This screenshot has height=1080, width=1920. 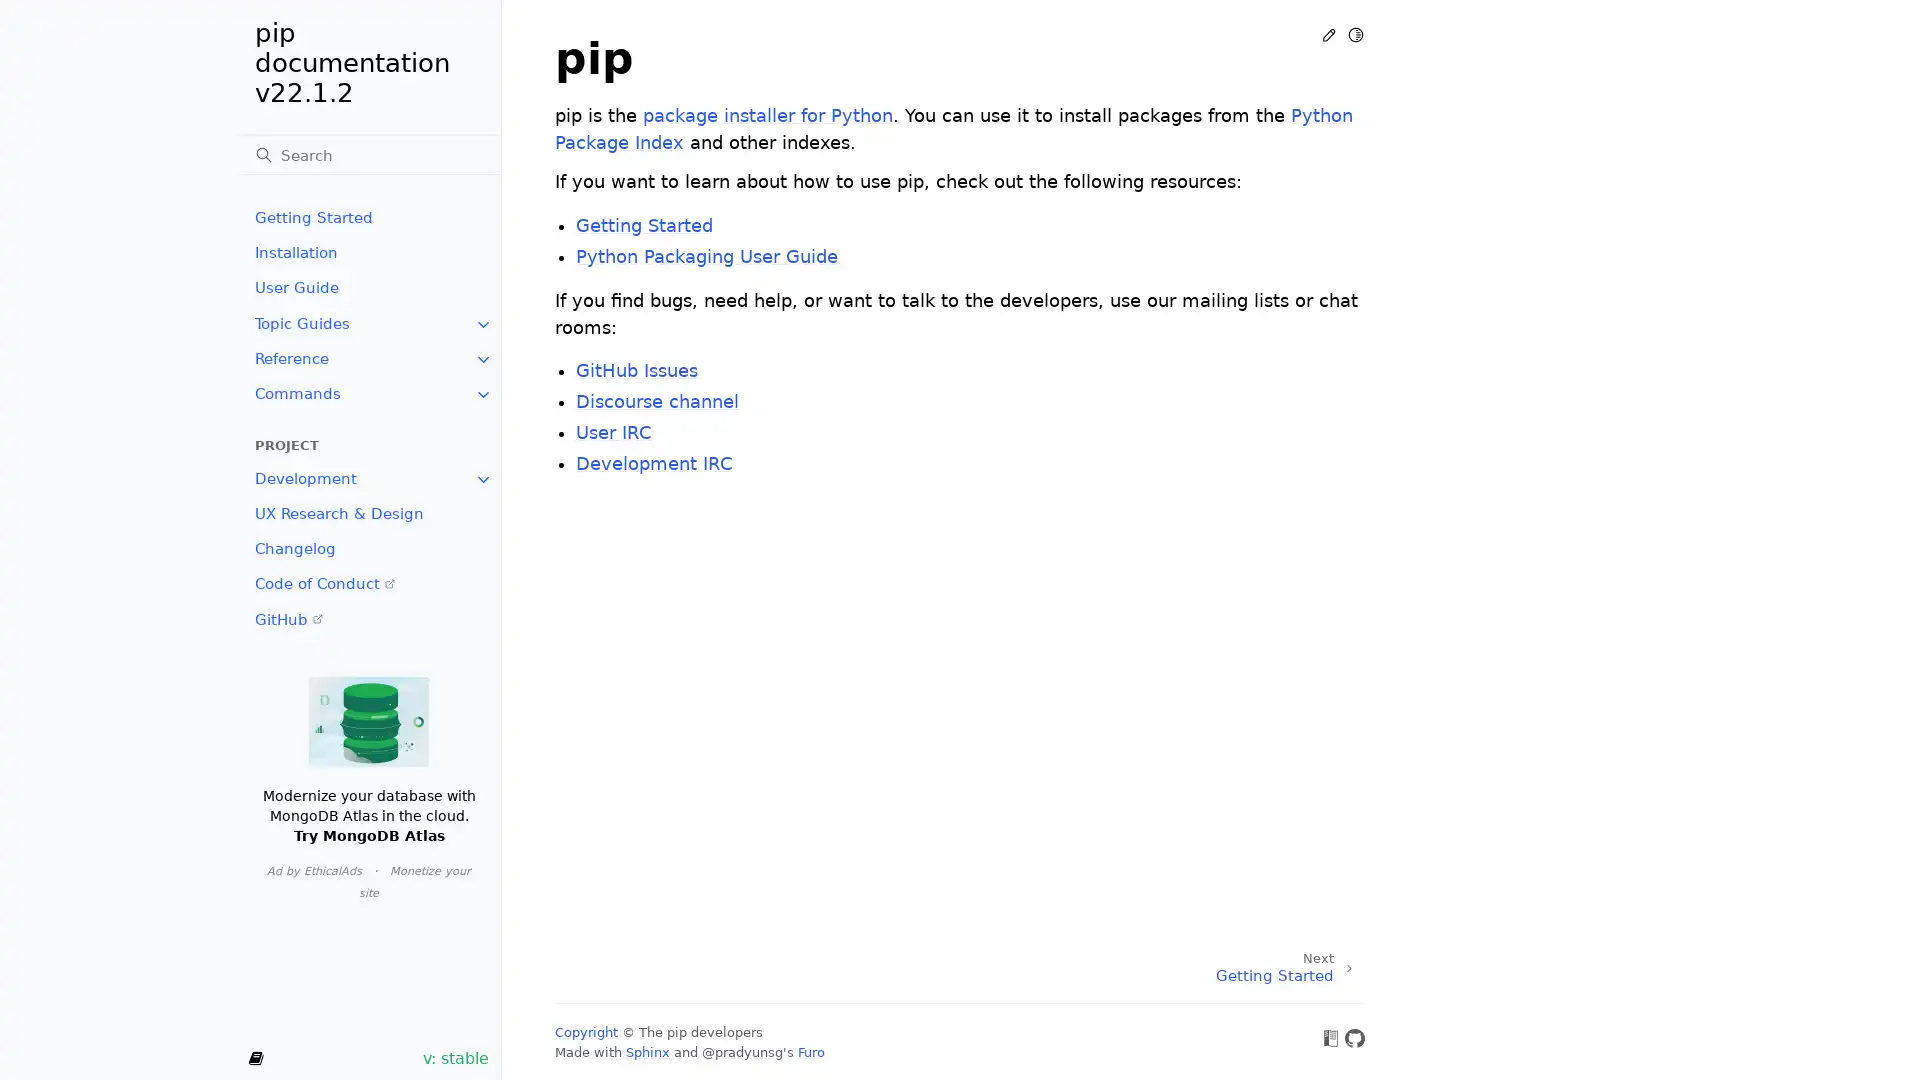 What do you see at coordinates (1355, 34) in the screenshot?
I see `Toggle Light / Dark / Auto color theme` at bounding box center [1355, 34].